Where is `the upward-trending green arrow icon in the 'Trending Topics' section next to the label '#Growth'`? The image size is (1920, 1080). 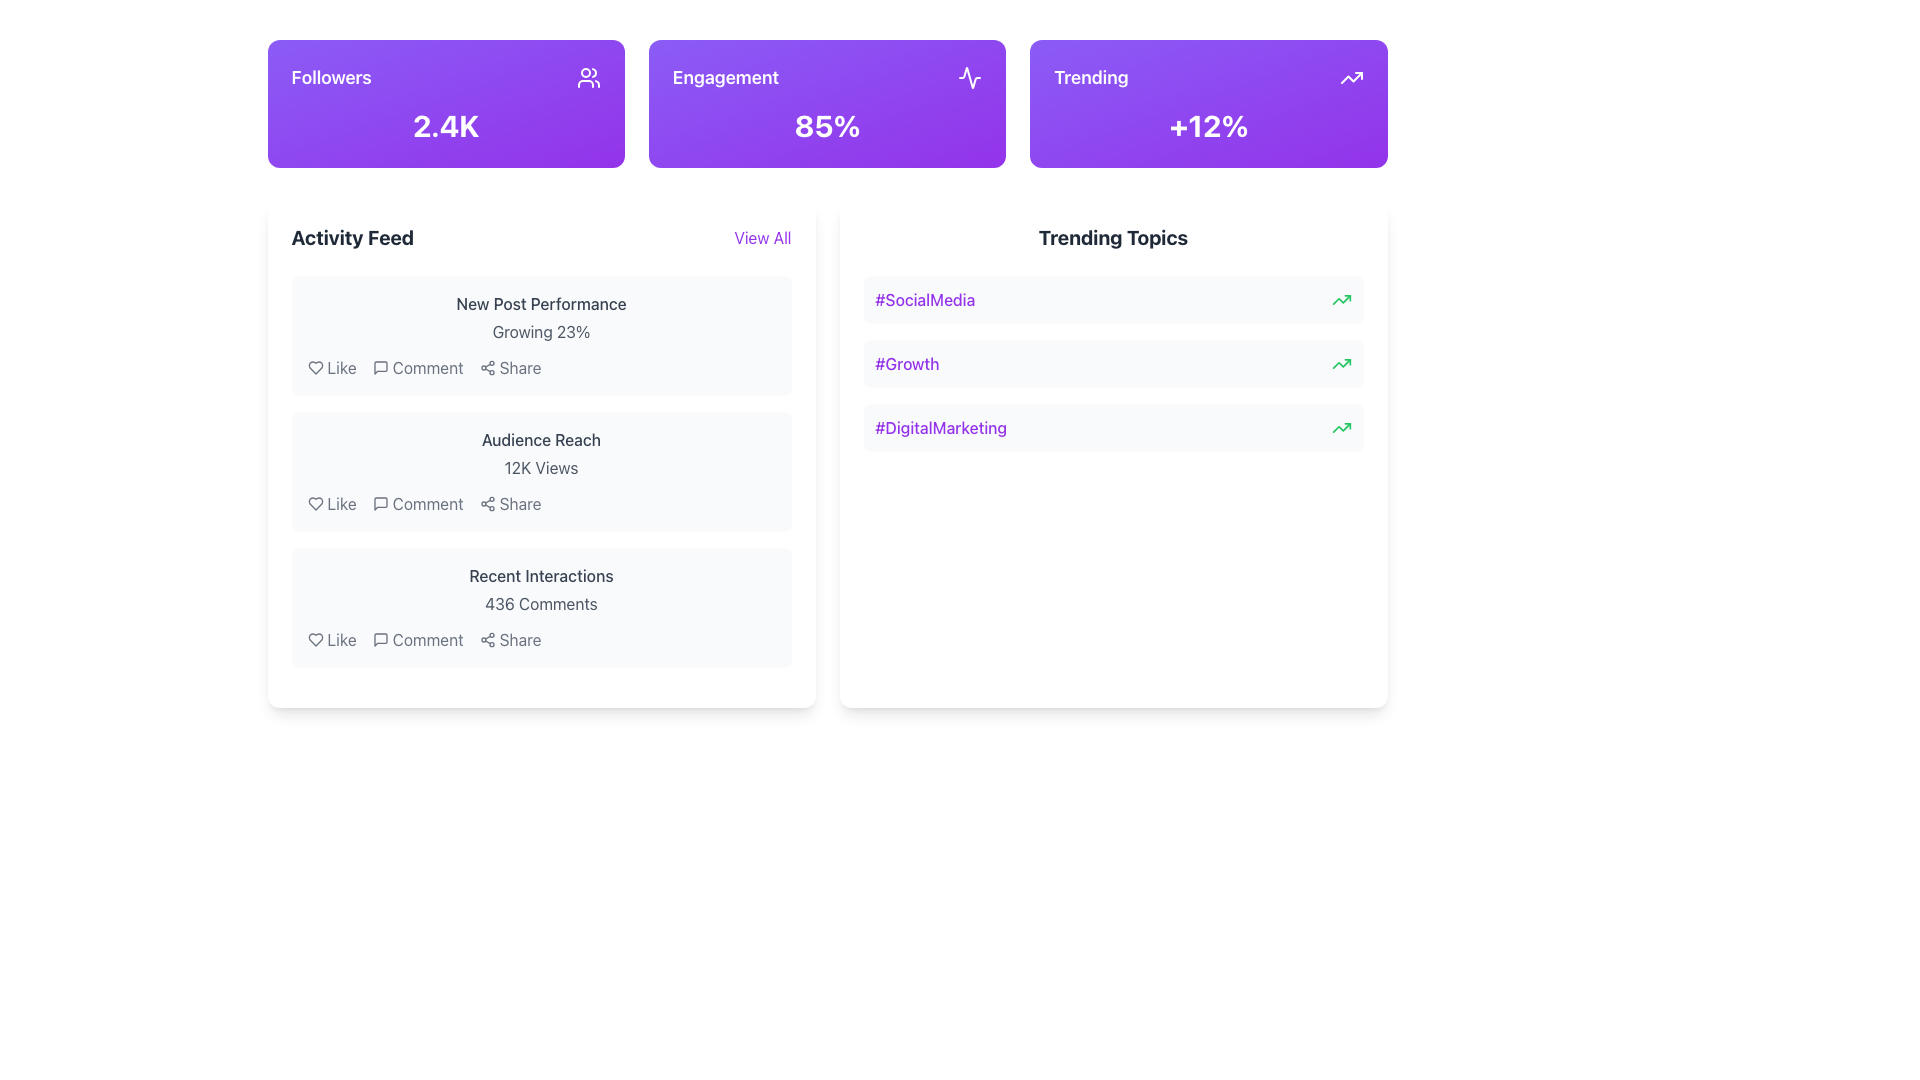
the upward-trending green arrow icon in the 'Trending Topics' section next to the label '#Growth' is located at coordinates (1341, 363).